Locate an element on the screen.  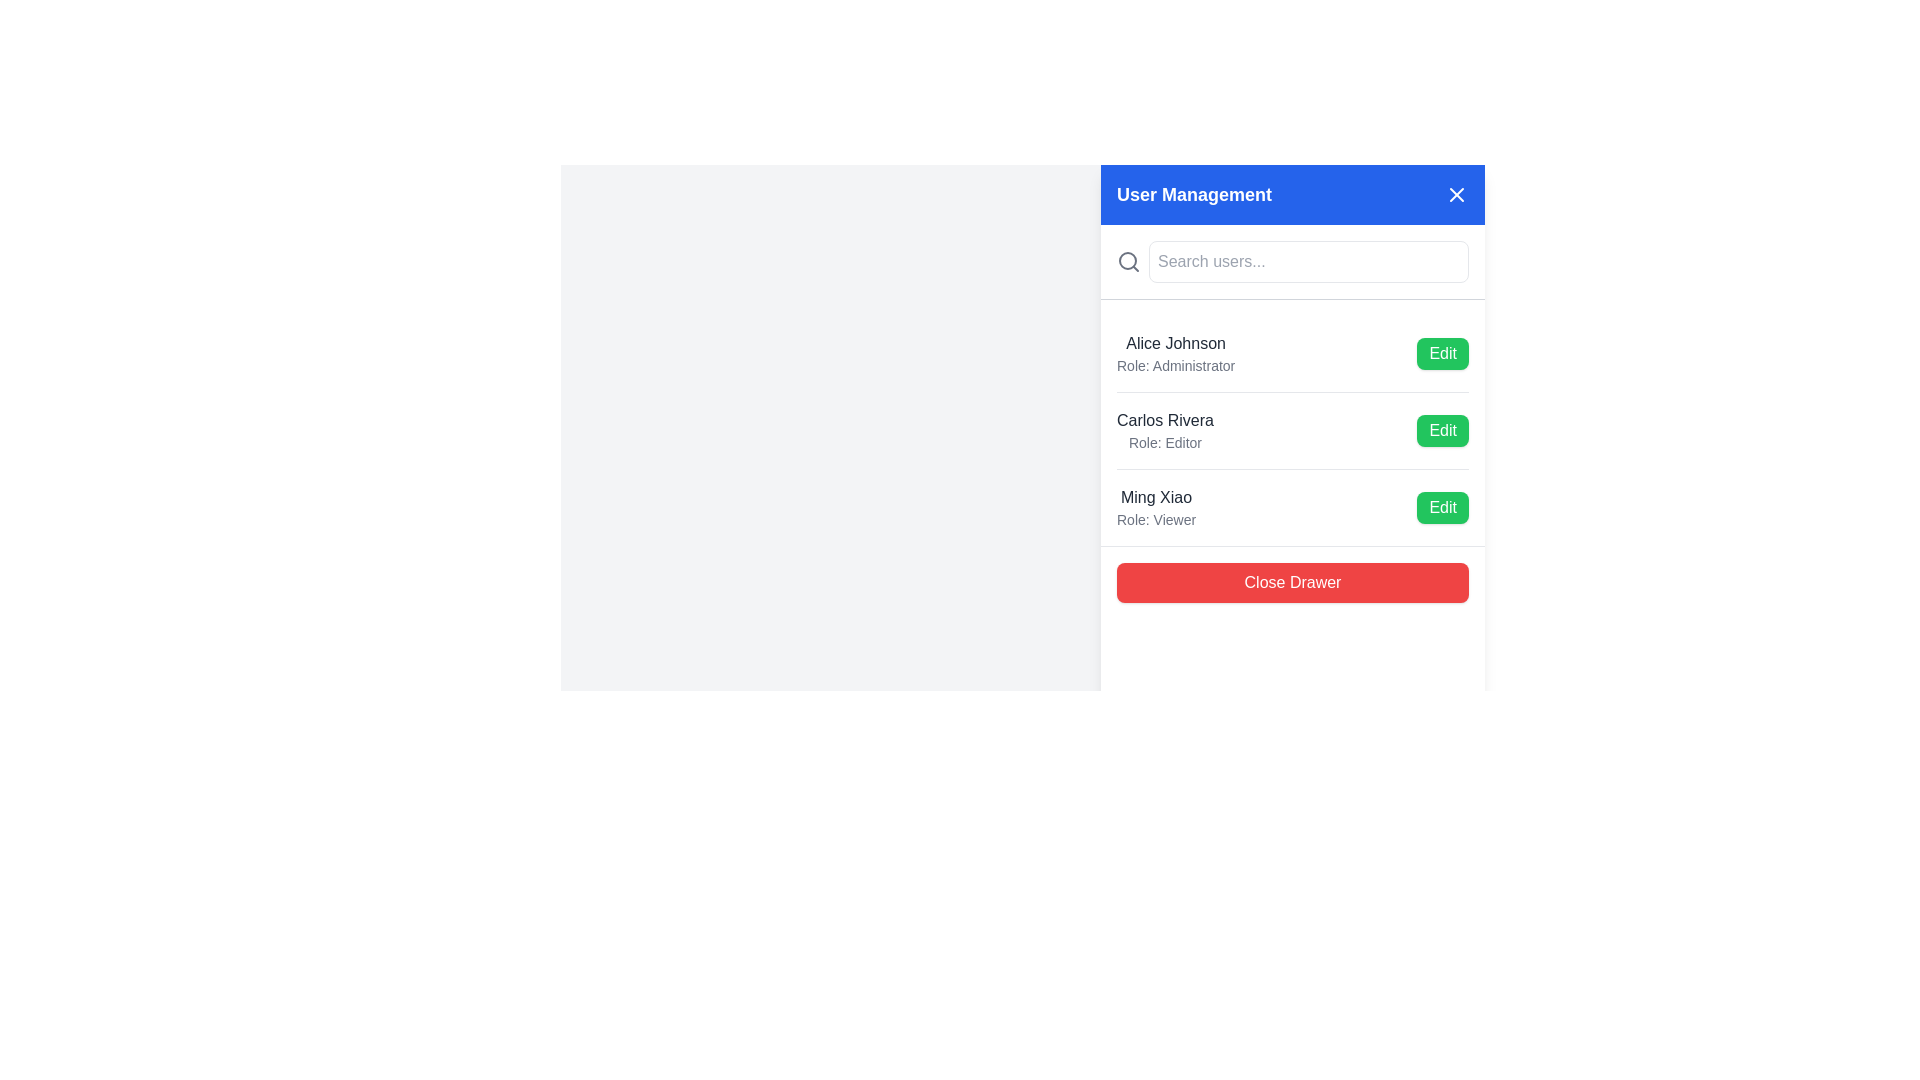
the 'edit' button for the user 'Ming Xiao' to initiate editing of their role or details is located at coordinates (1443, 507).